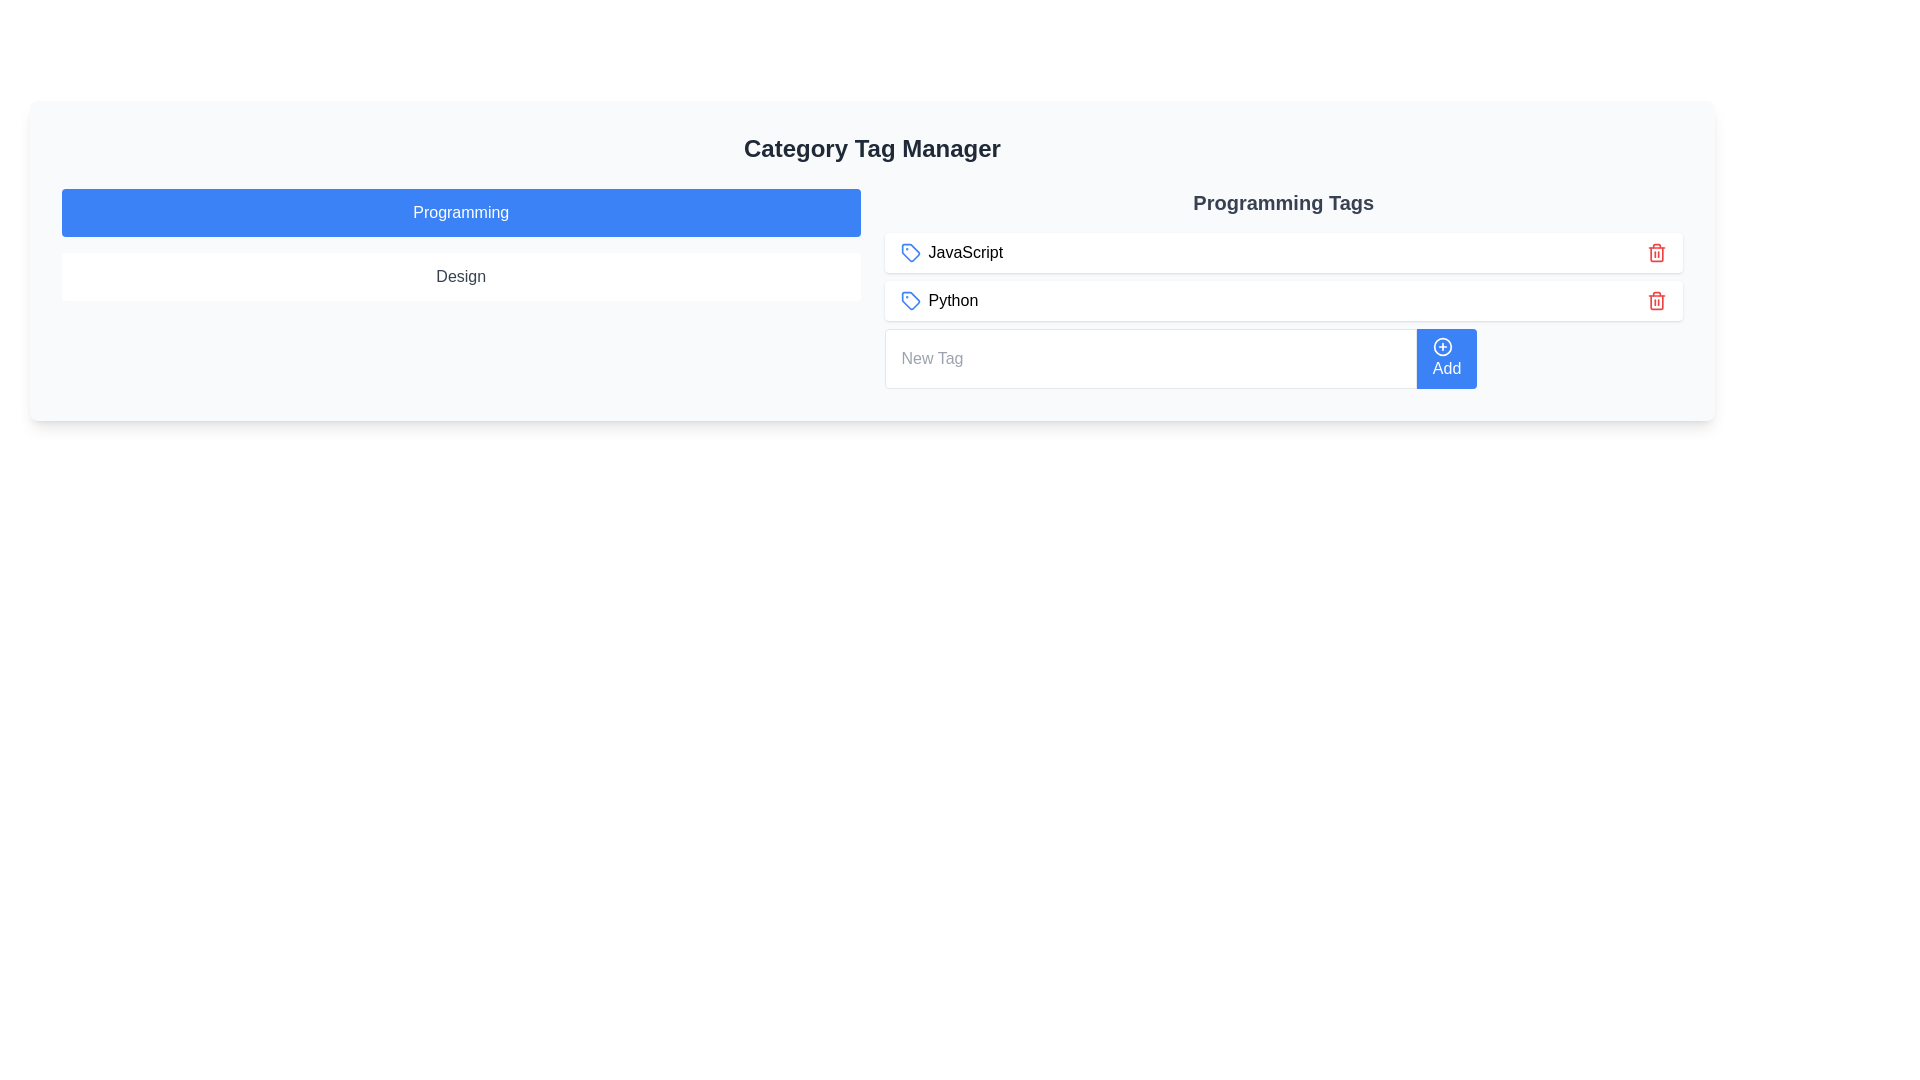  What do you see at coordinates (460, 277) in the screenshot?
I see `the second button in the vertical list that allows users` at bounding box center [460, 277].